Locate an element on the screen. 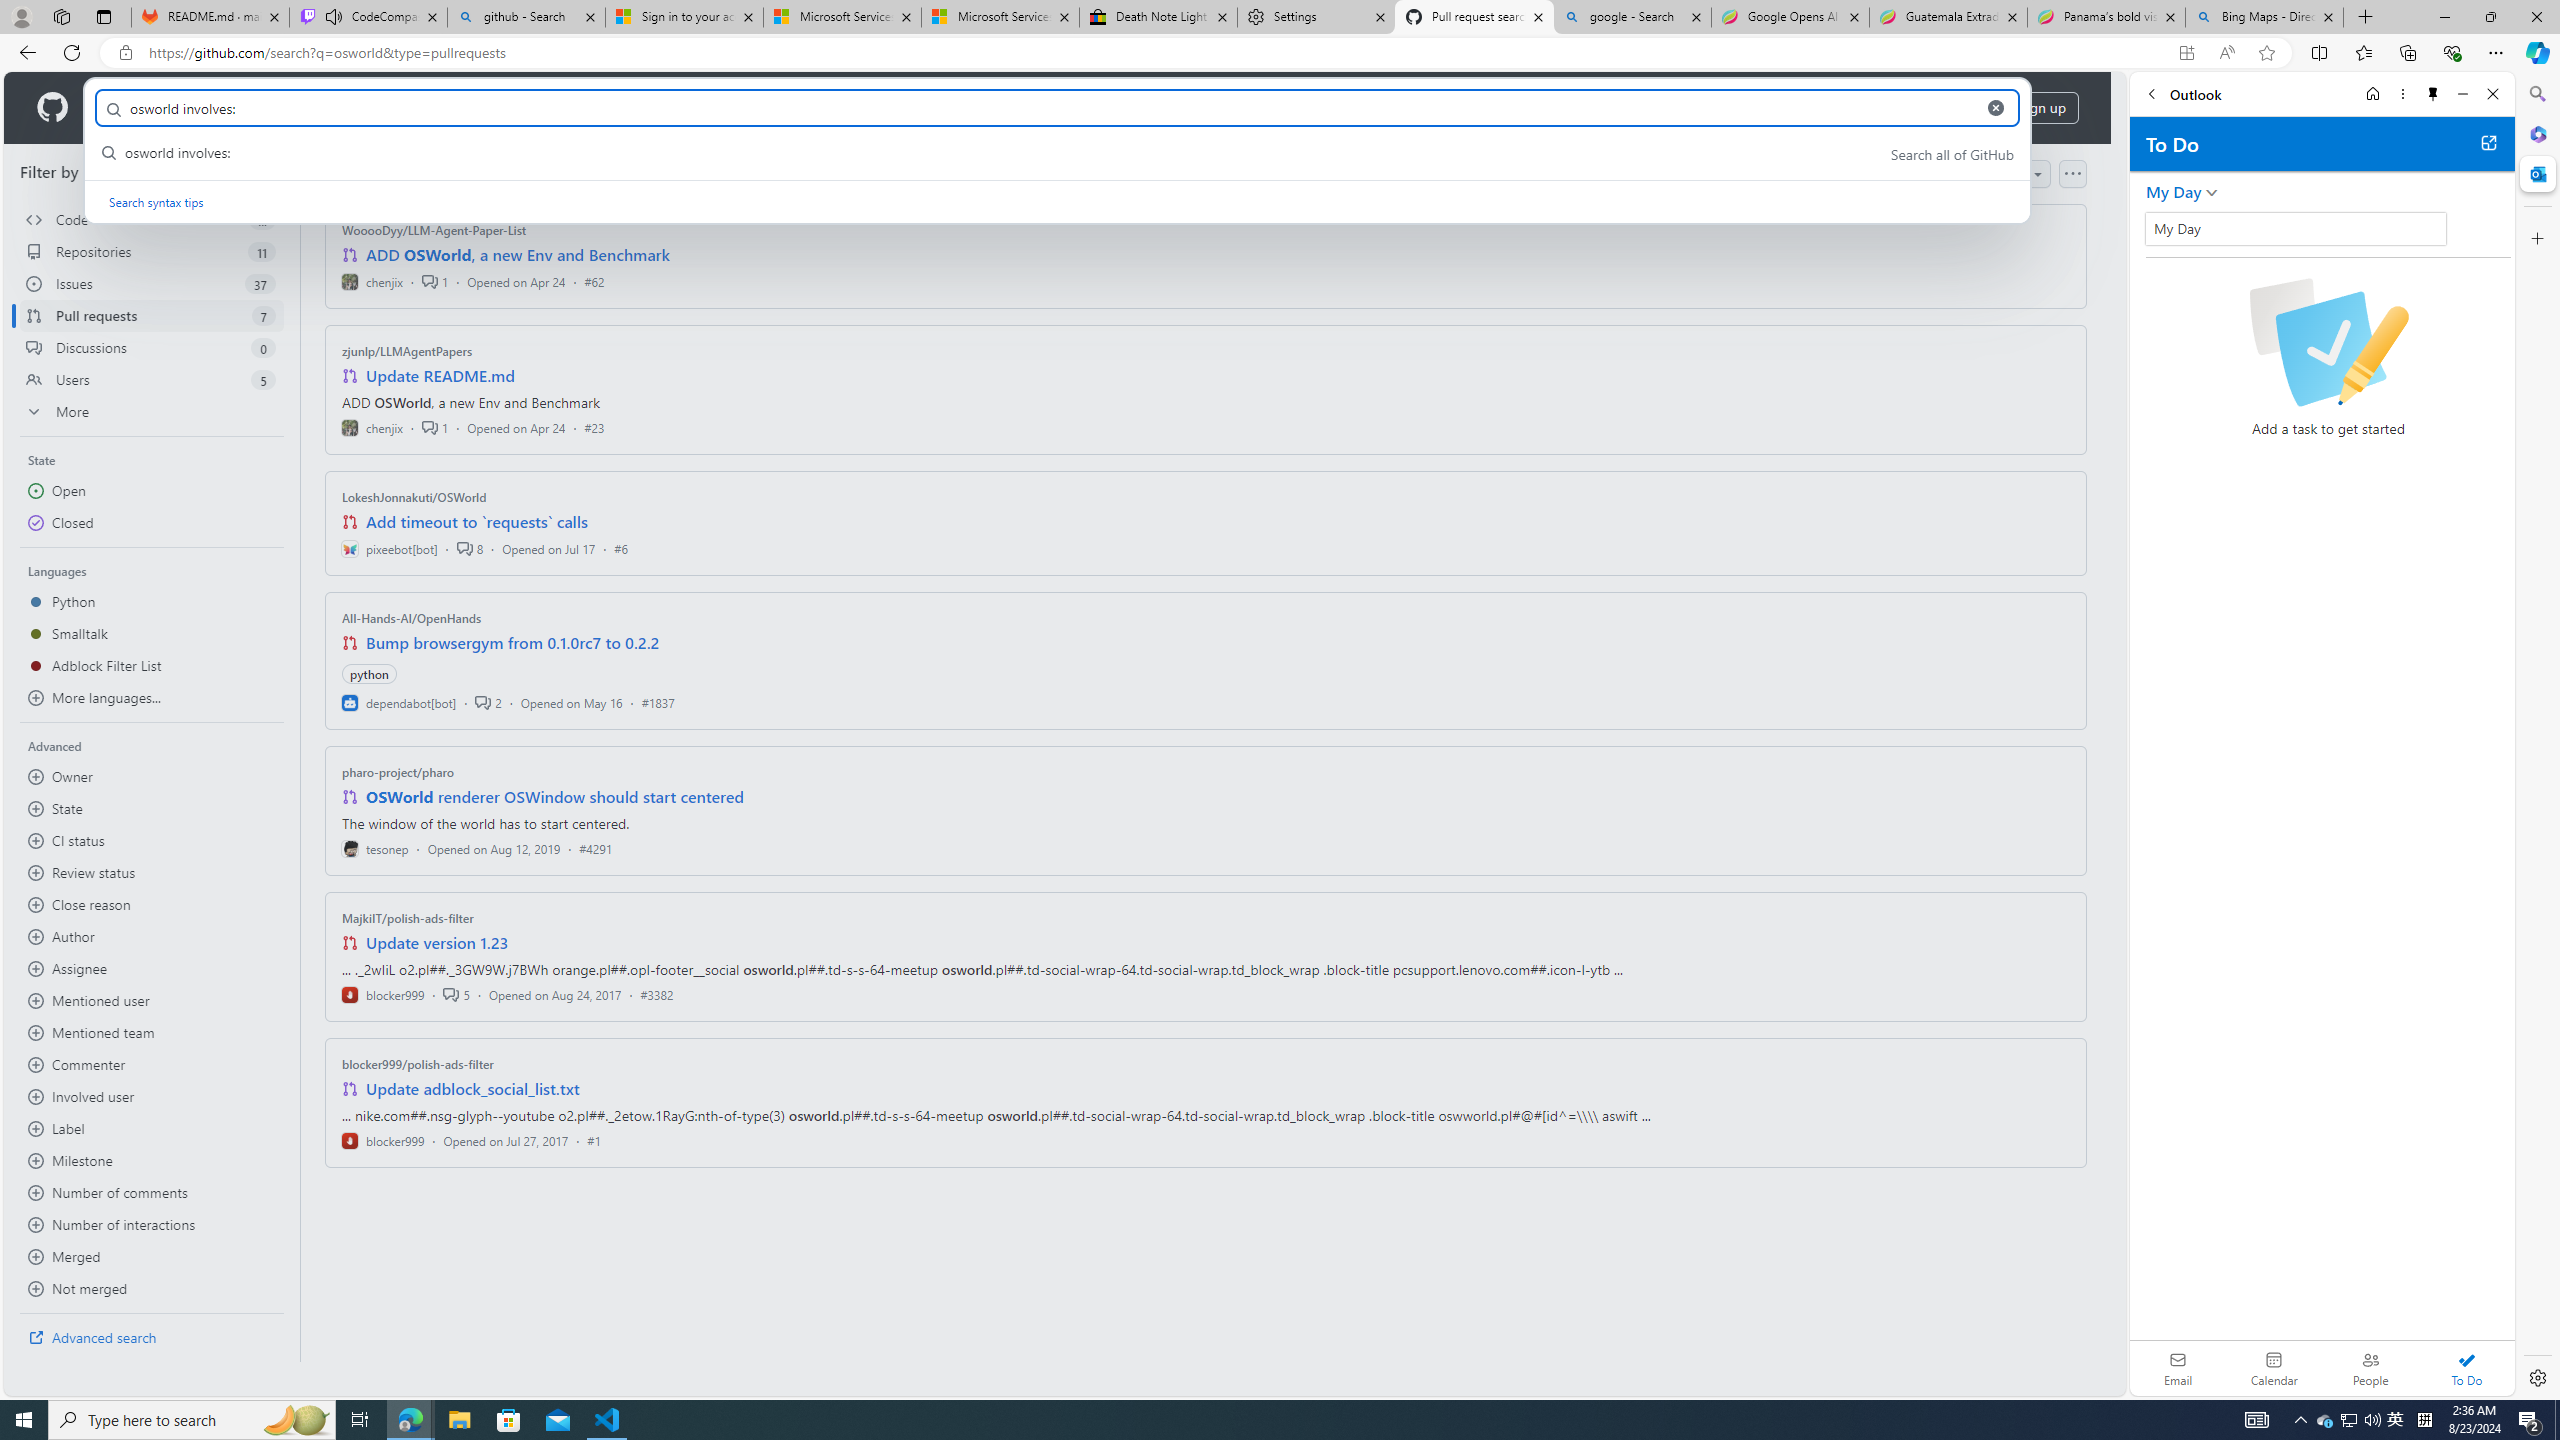  '2' is located at coordinates (488, 701).